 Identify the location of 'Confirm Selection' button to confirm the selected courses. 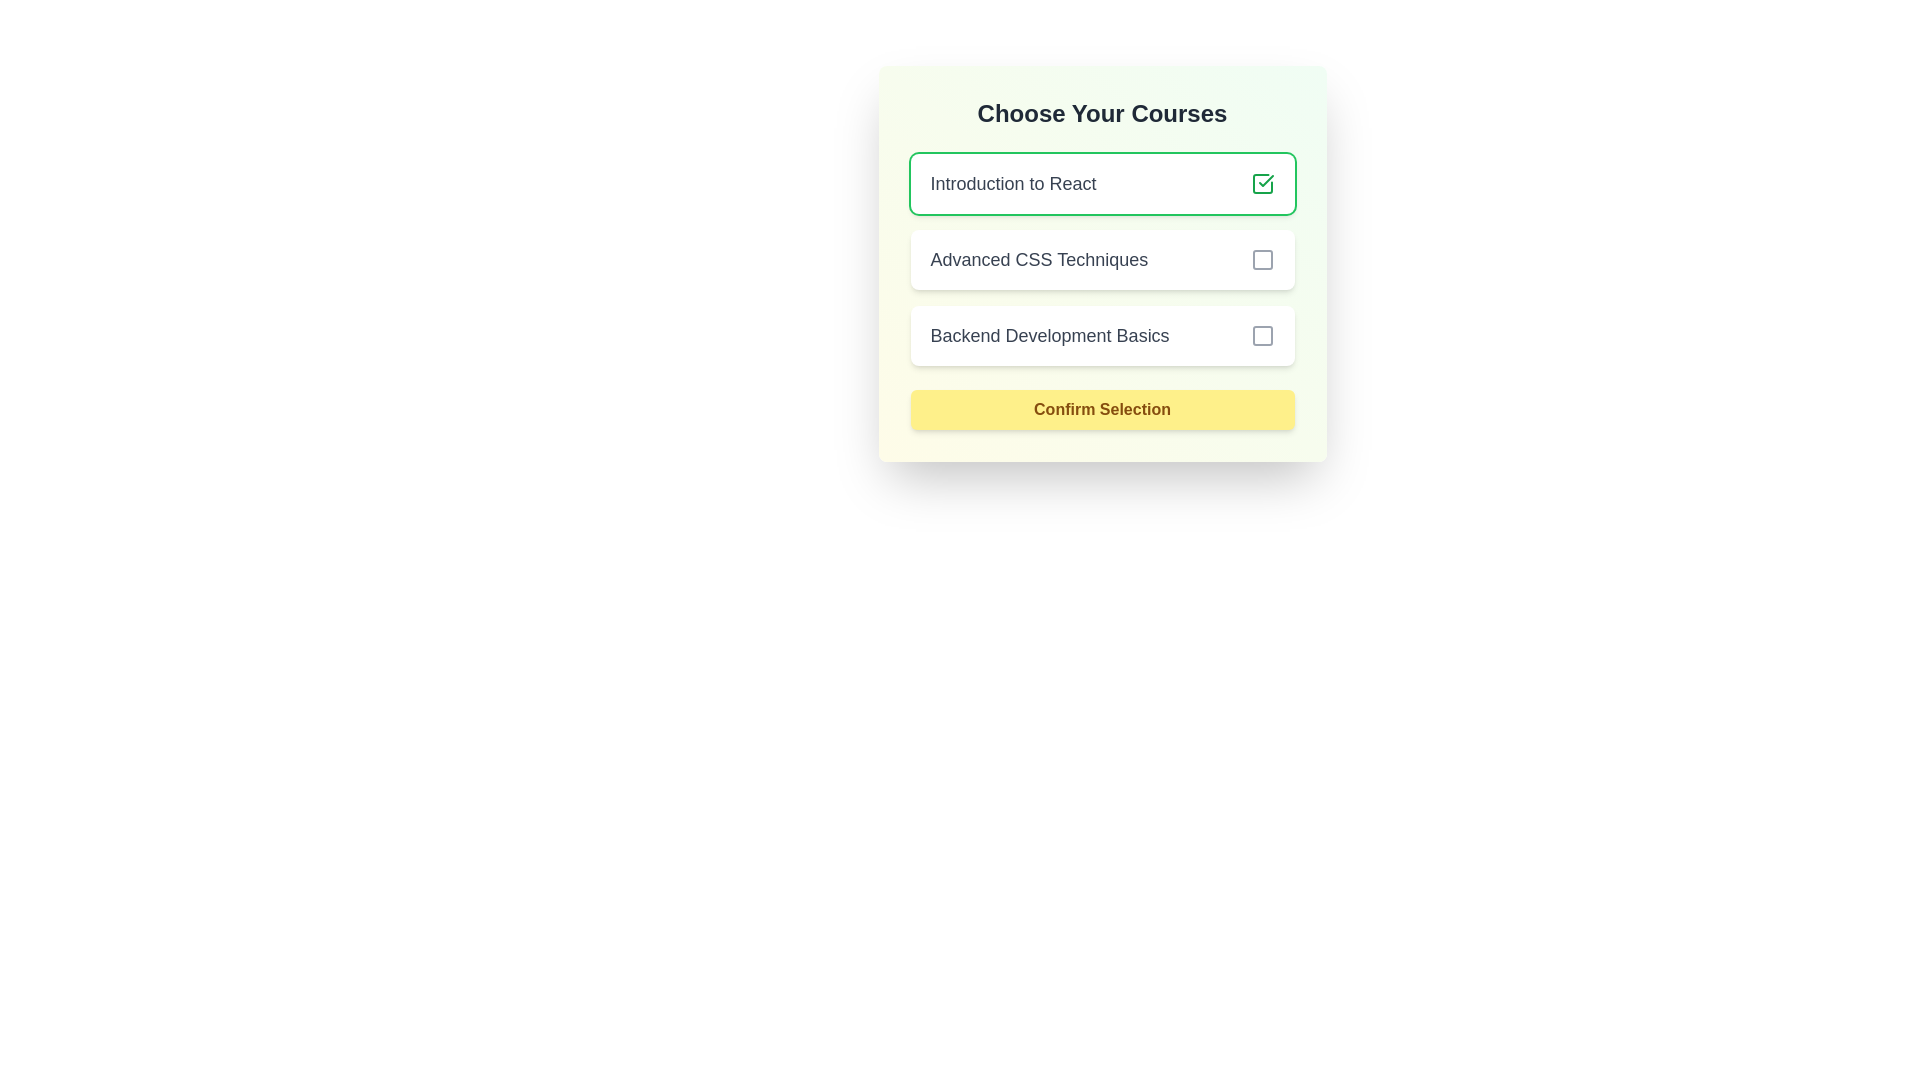
(1101, 408).